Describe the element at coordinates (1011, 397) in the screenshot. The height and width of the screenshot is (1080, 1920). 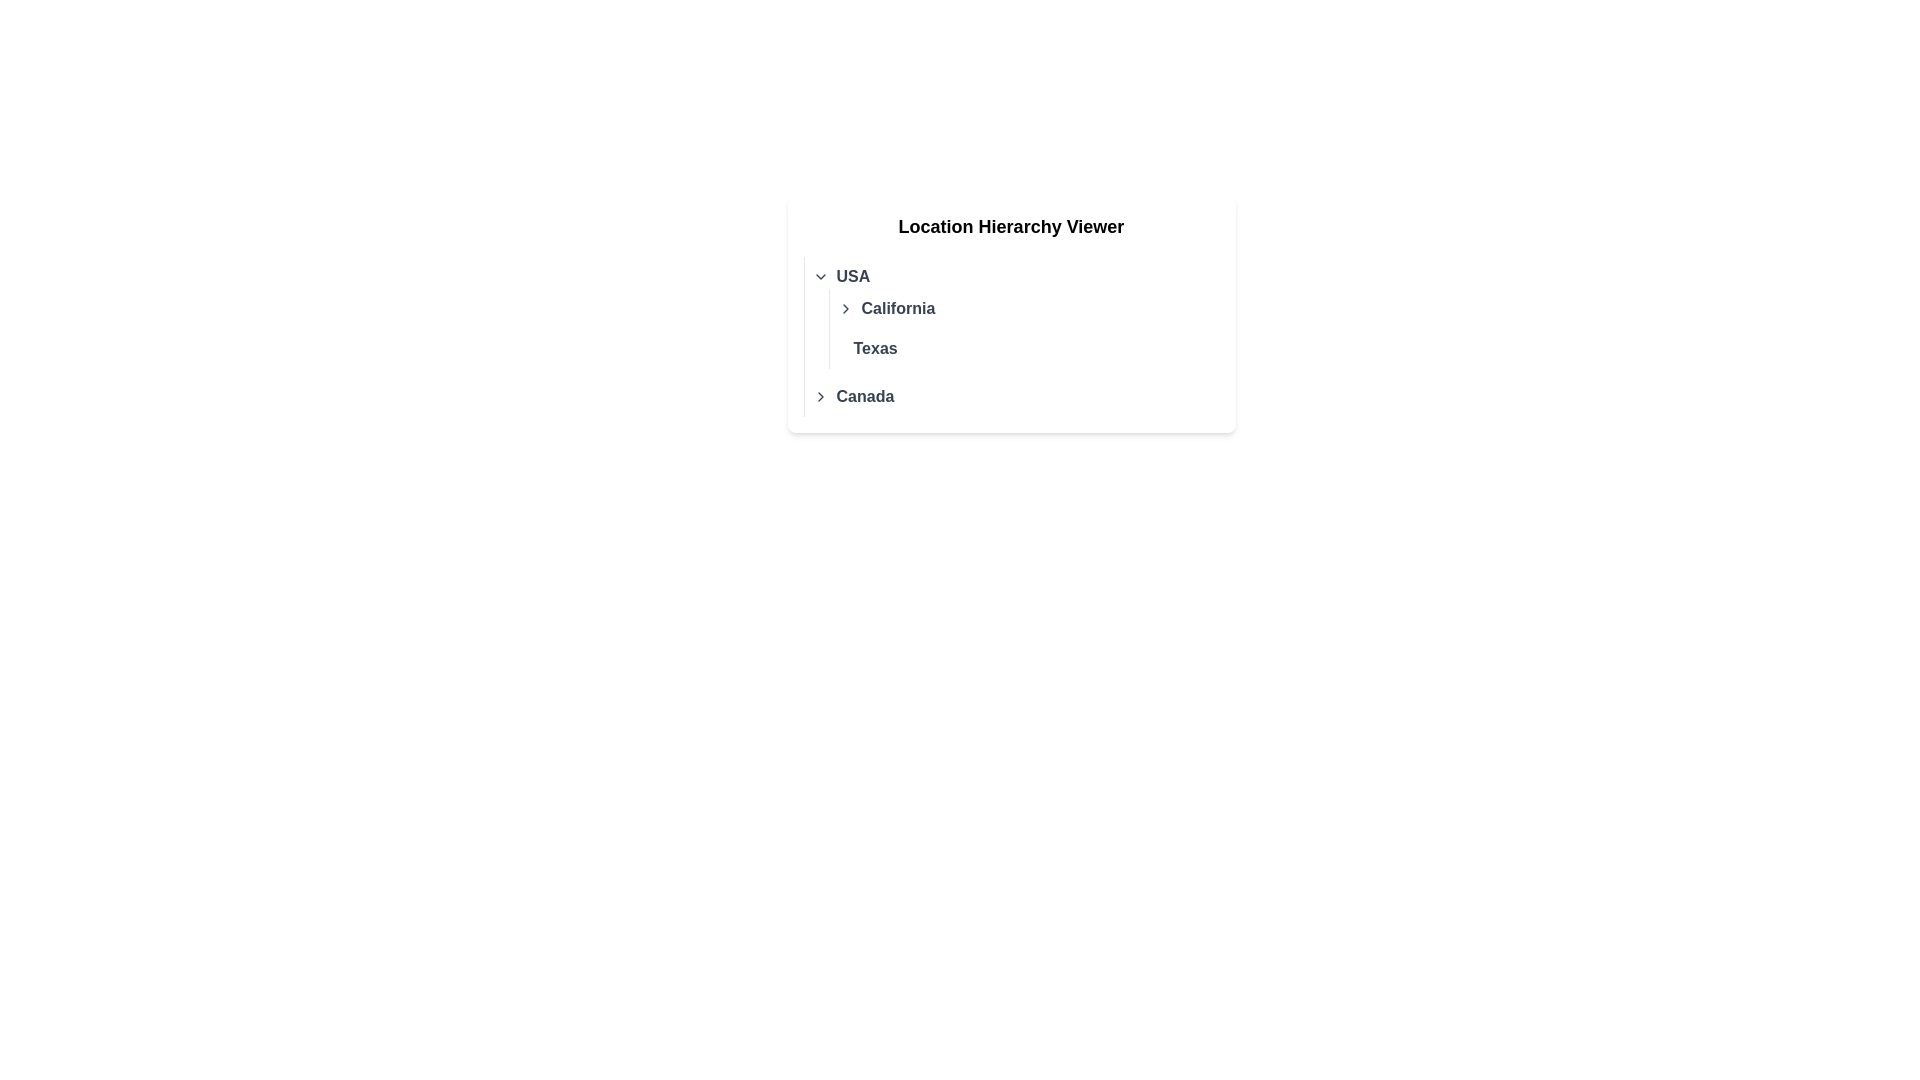
I see `the last selectable geographical category in the 'Location Hierarchy Viewer' list` at that location.